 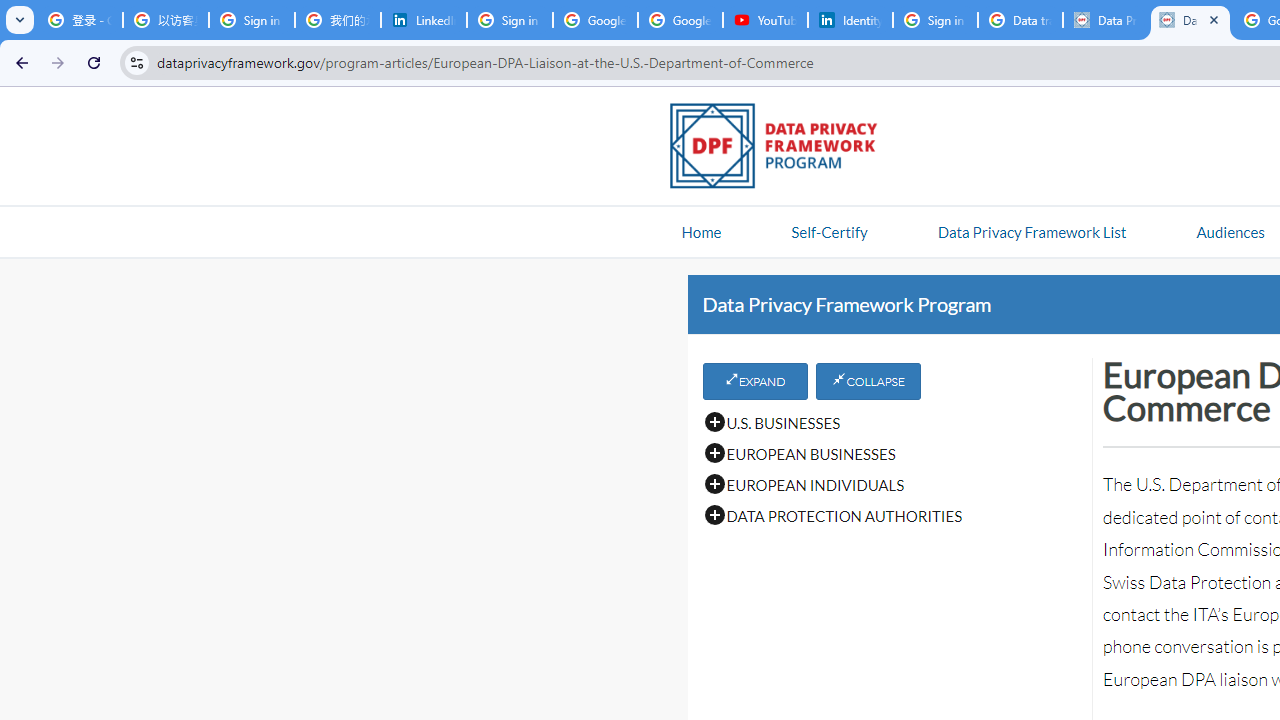 What do you see at coordinates (1031, 230) in the screenshot?
I see `'Data Privacy Framework List'` at bounding box center [1031, 230].